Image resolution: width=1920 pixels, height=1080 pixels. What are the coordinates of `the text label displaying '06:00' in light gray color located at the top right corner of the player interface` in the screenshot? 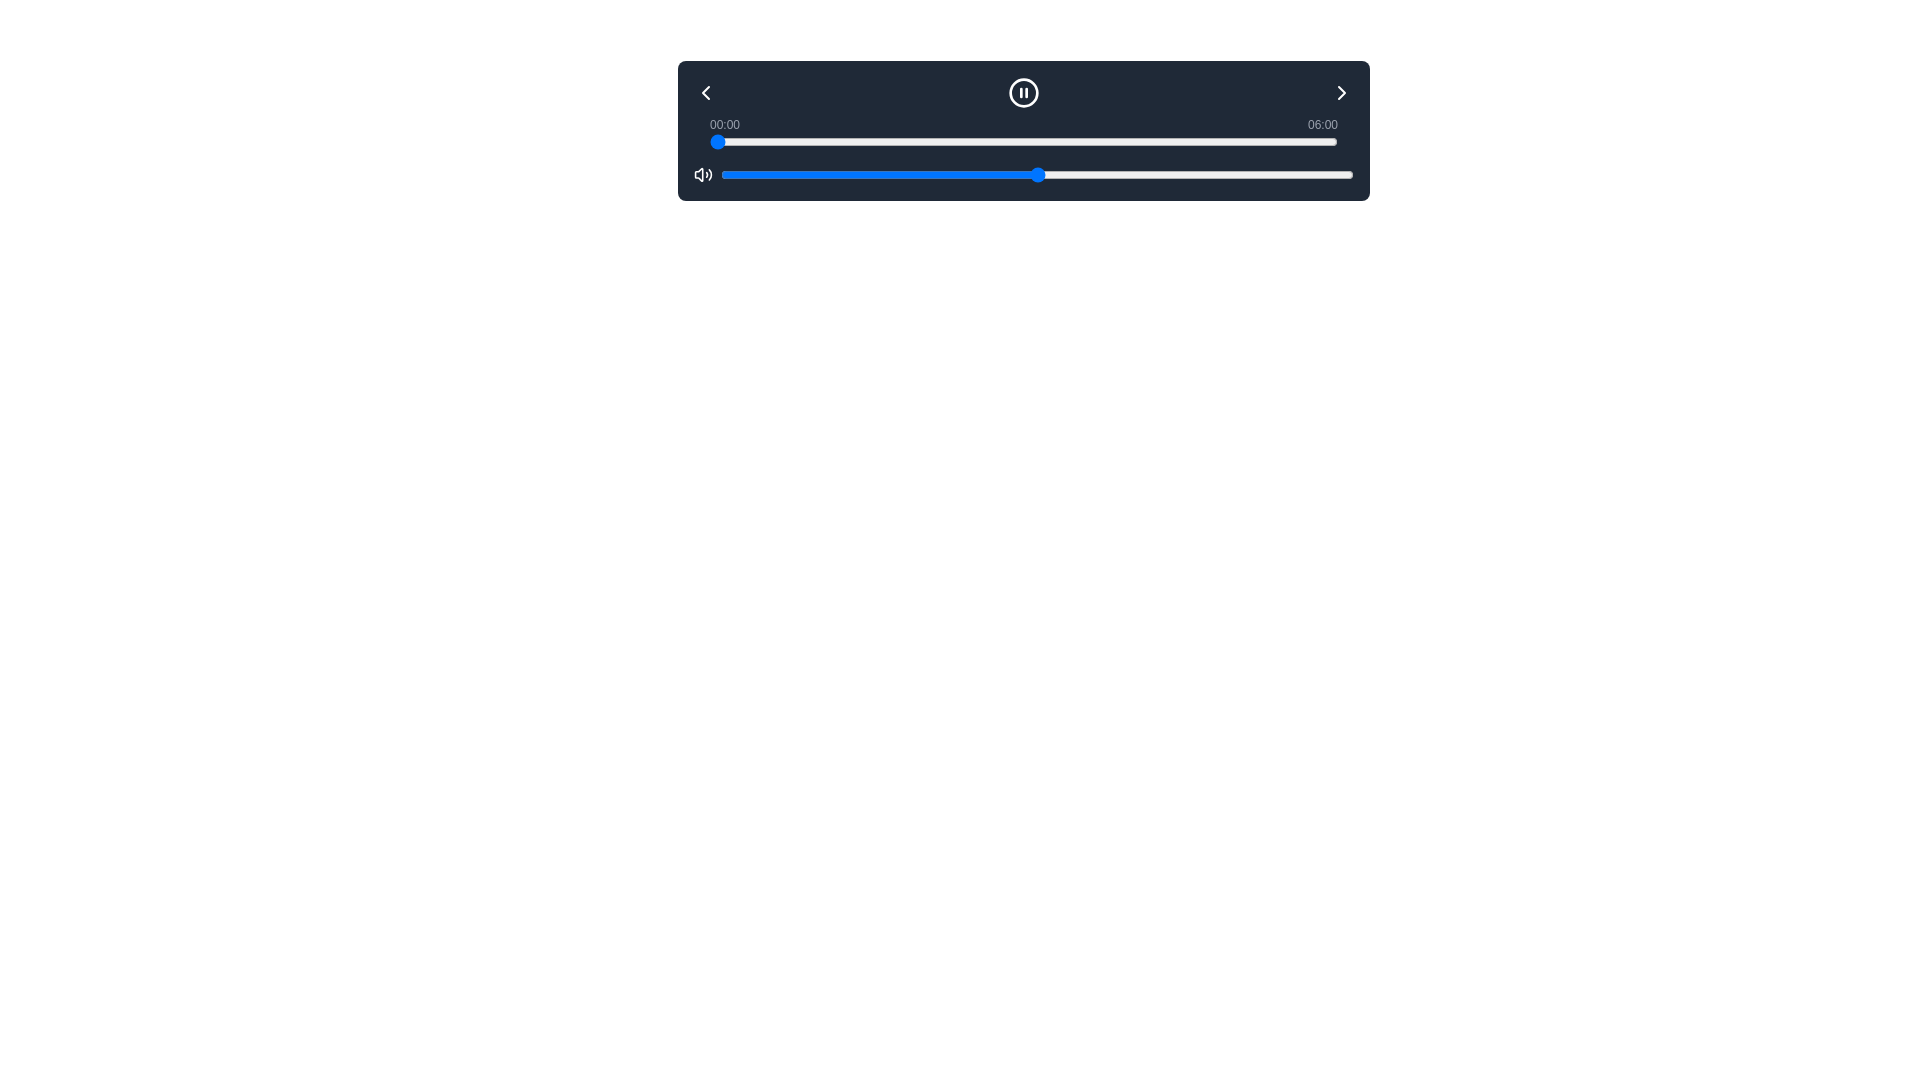 It's located at (1323, 124).